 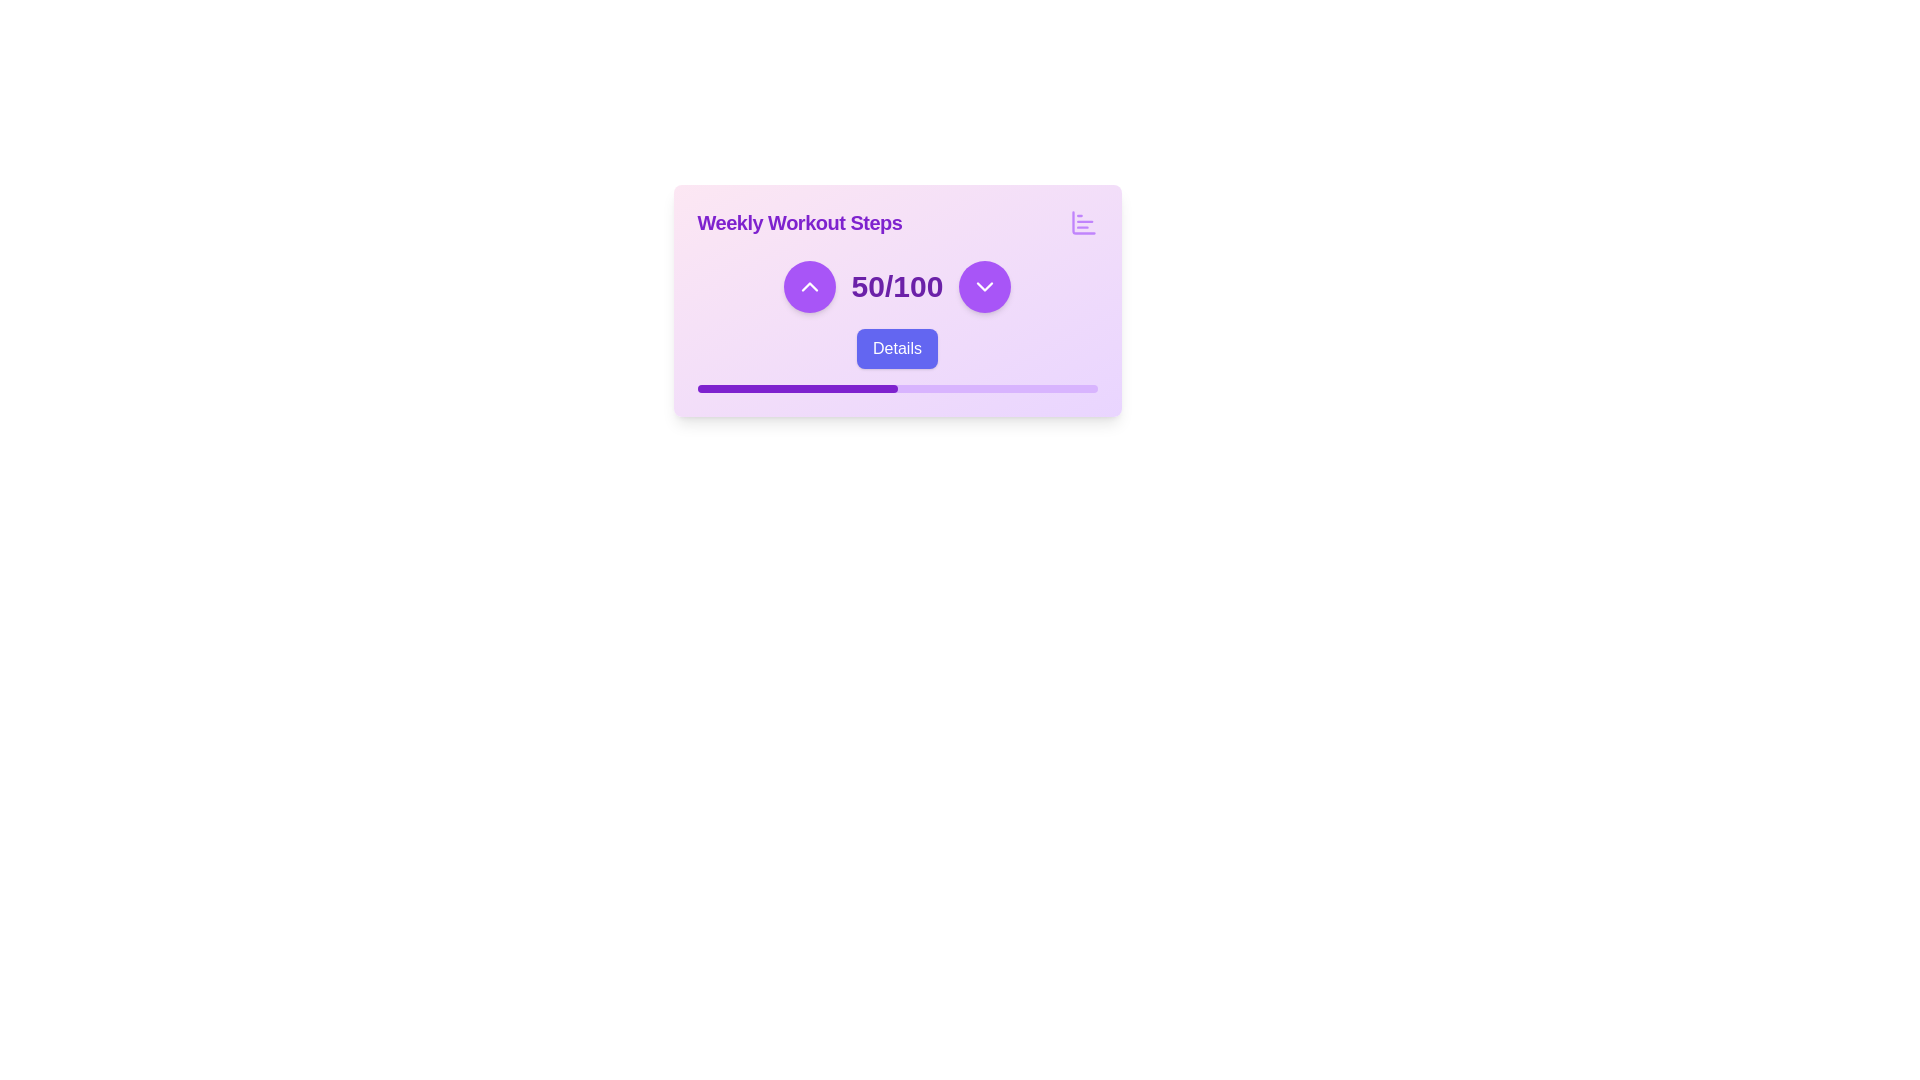 I want to click on the distinct icon in the top-right corner of the 'Weekly Workout Steps' card, which serves as a visual representation for accessing detailed insights about weekly workout steps, so click(x=1082, y=223).